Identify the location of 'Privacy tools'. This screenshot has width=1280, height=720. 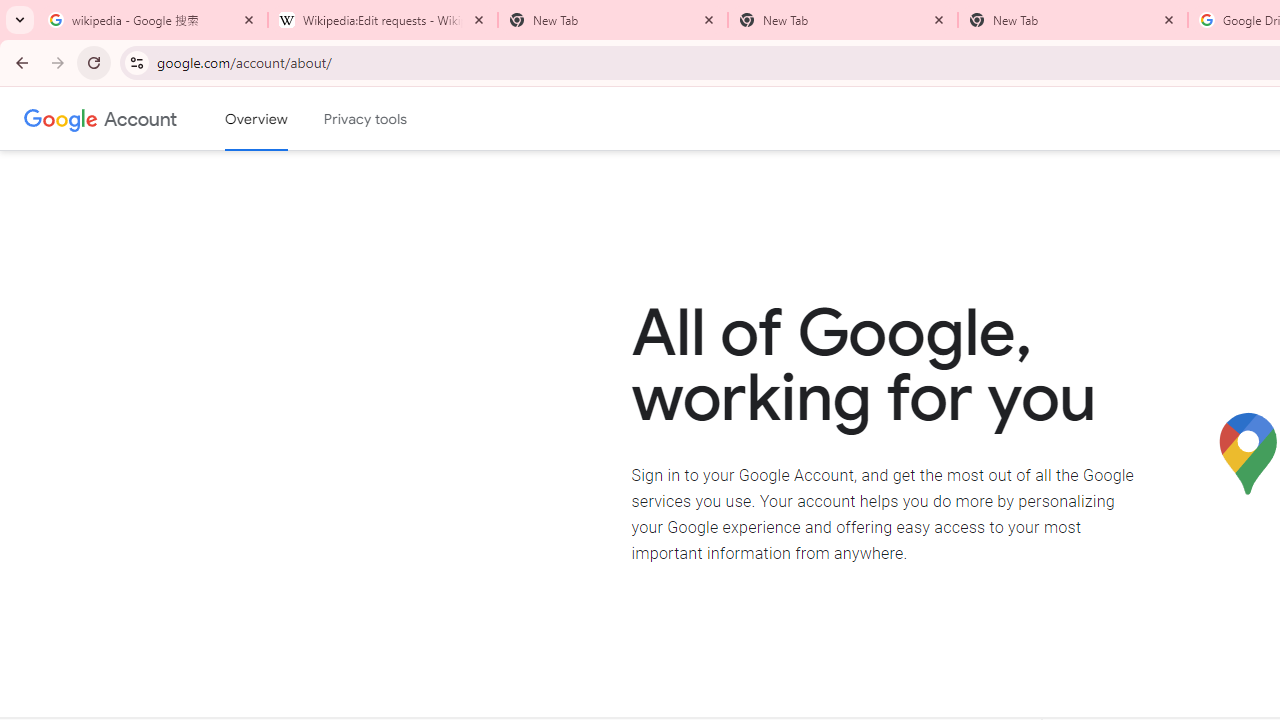
(366, 119).